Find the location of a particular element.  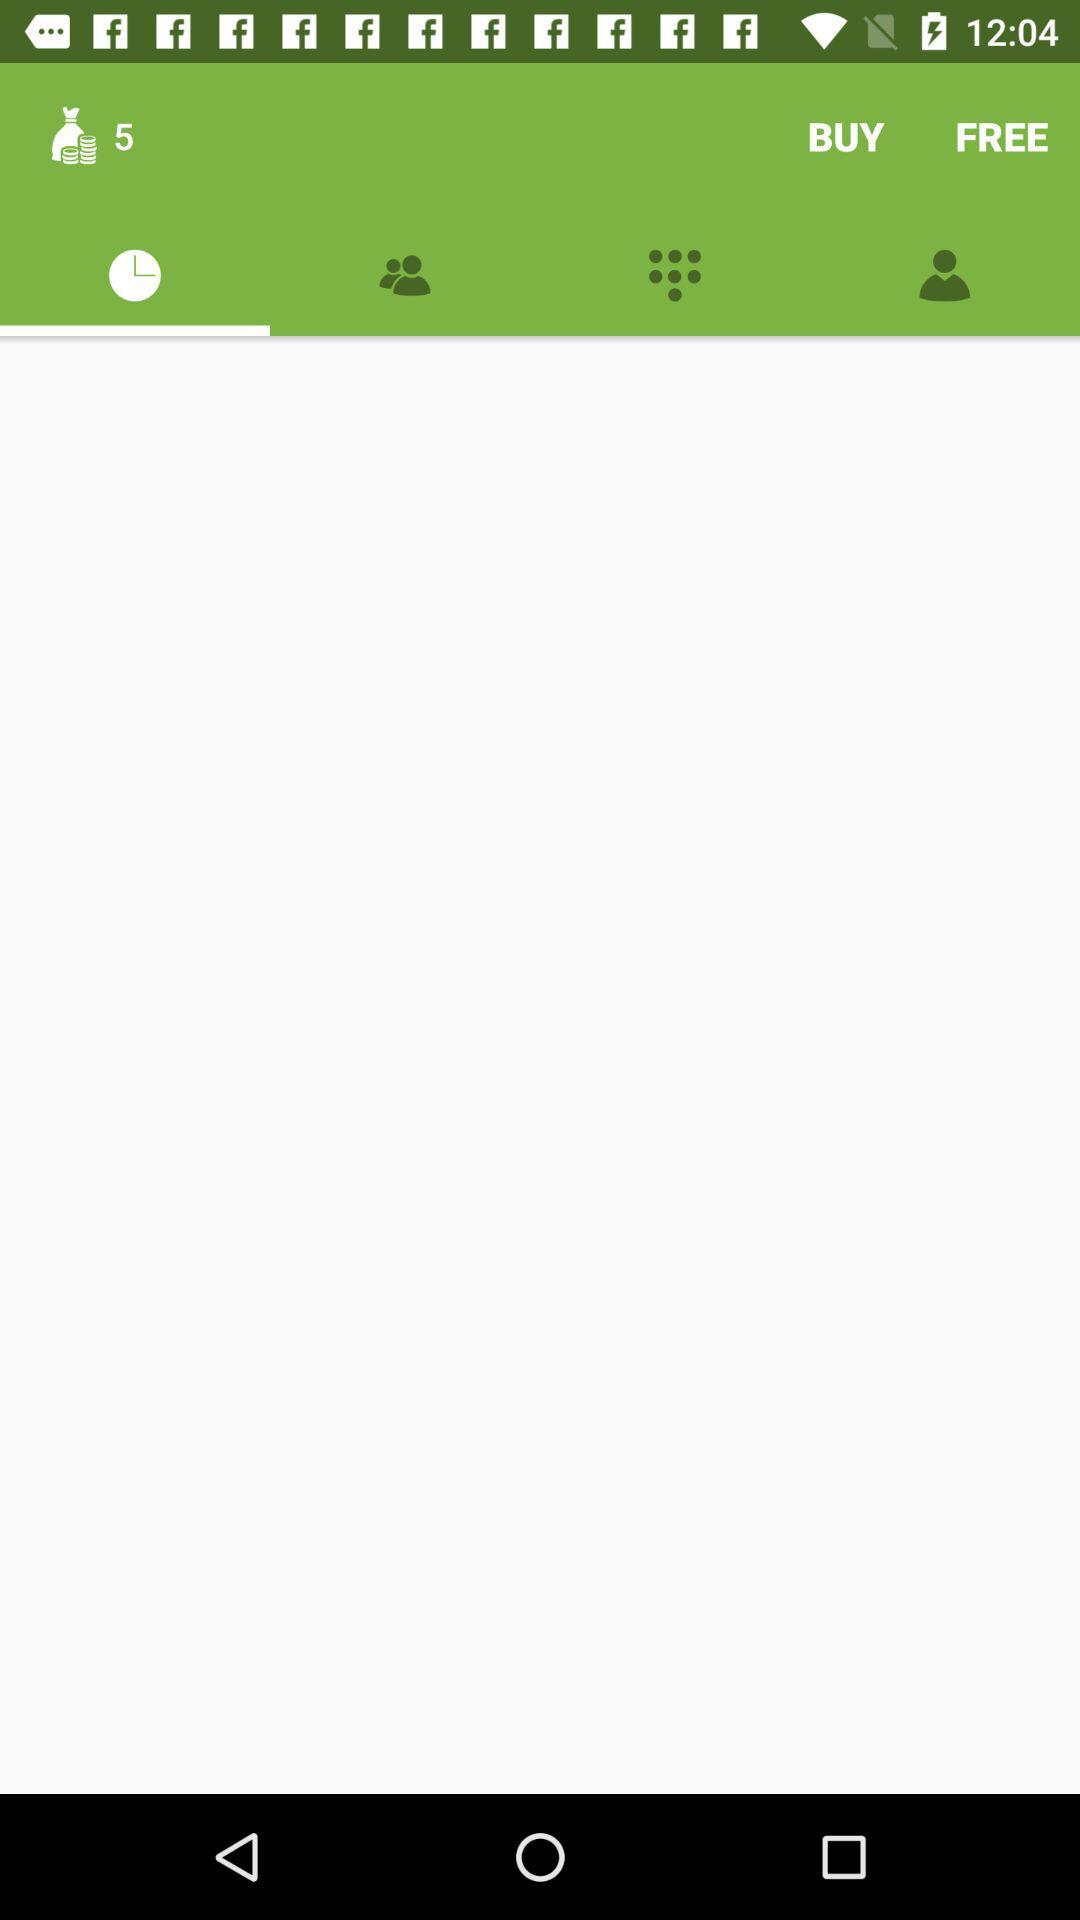

the free is located at coordinates (1002, 135).